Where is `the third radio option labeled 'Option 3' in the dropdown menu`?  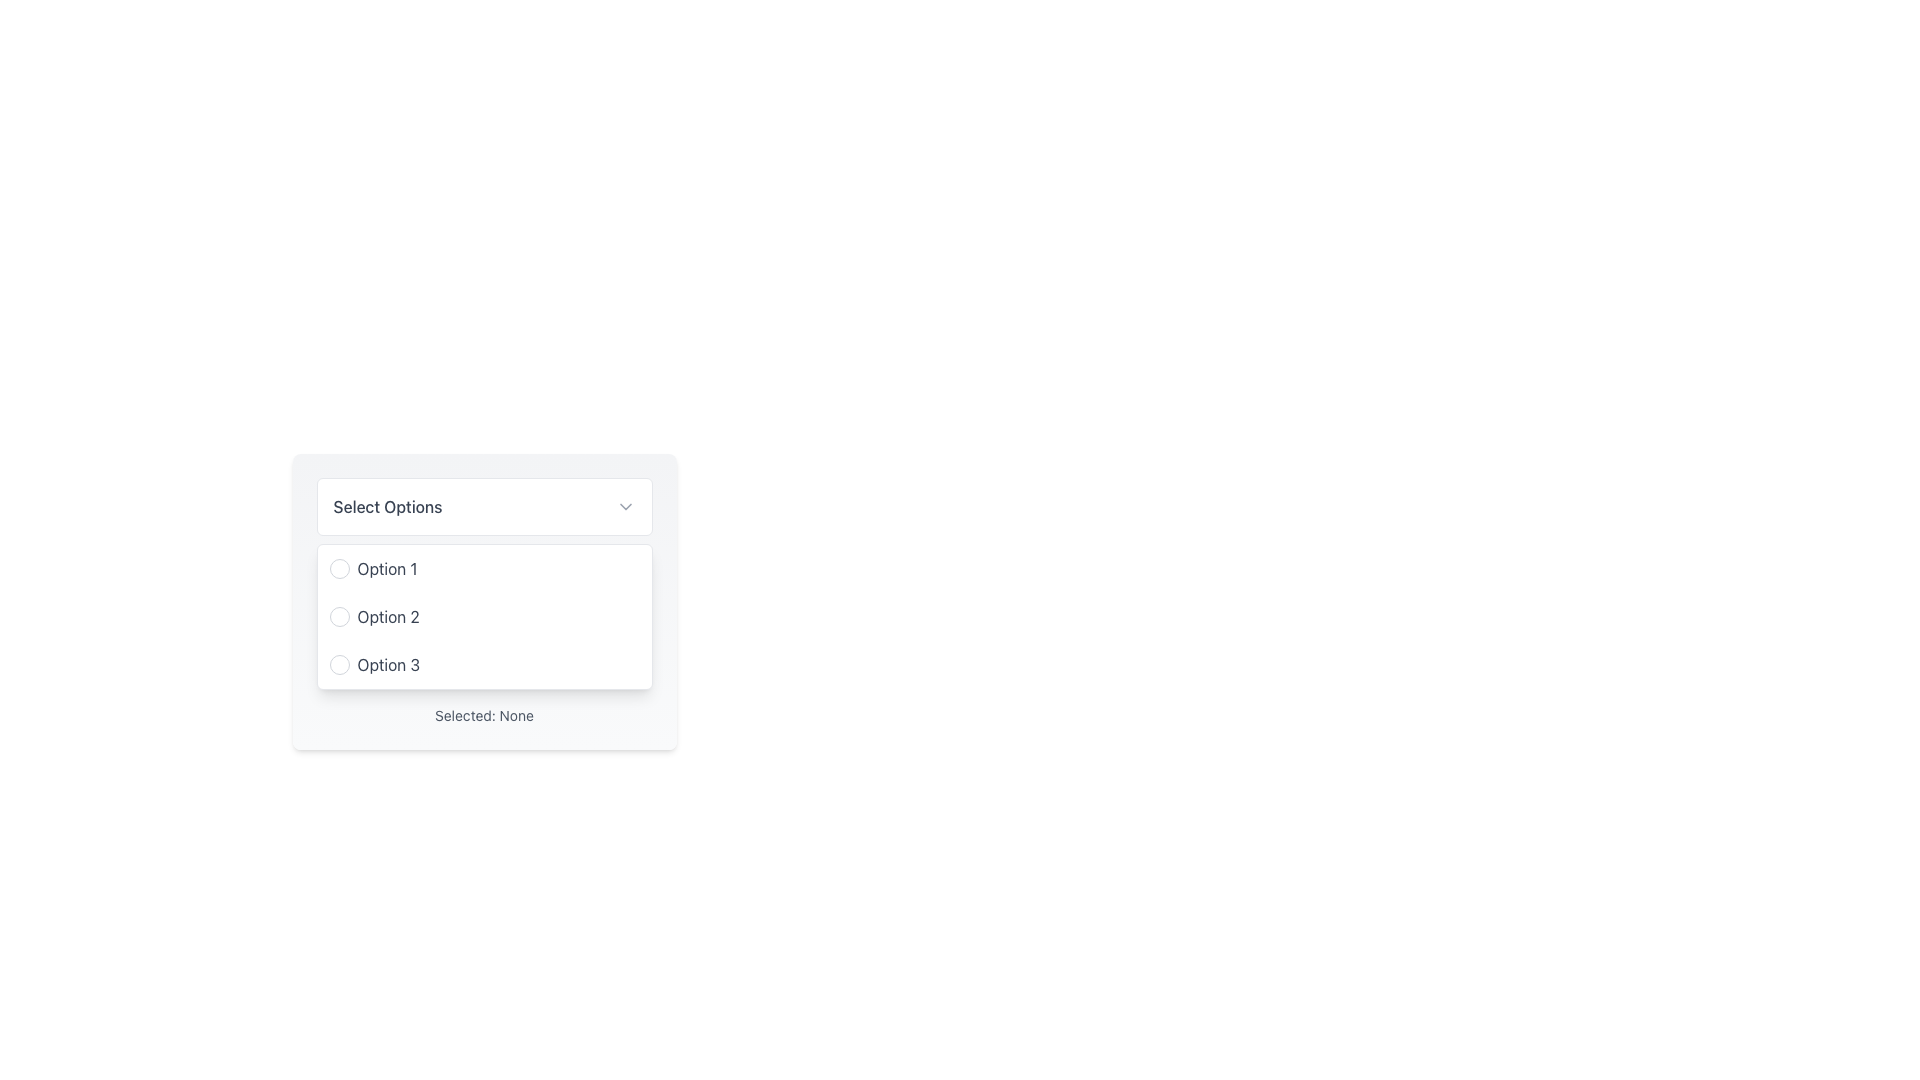 the third radio option labeled 'Option 3' in the dropdown menu is located at coordinates (484, 664).